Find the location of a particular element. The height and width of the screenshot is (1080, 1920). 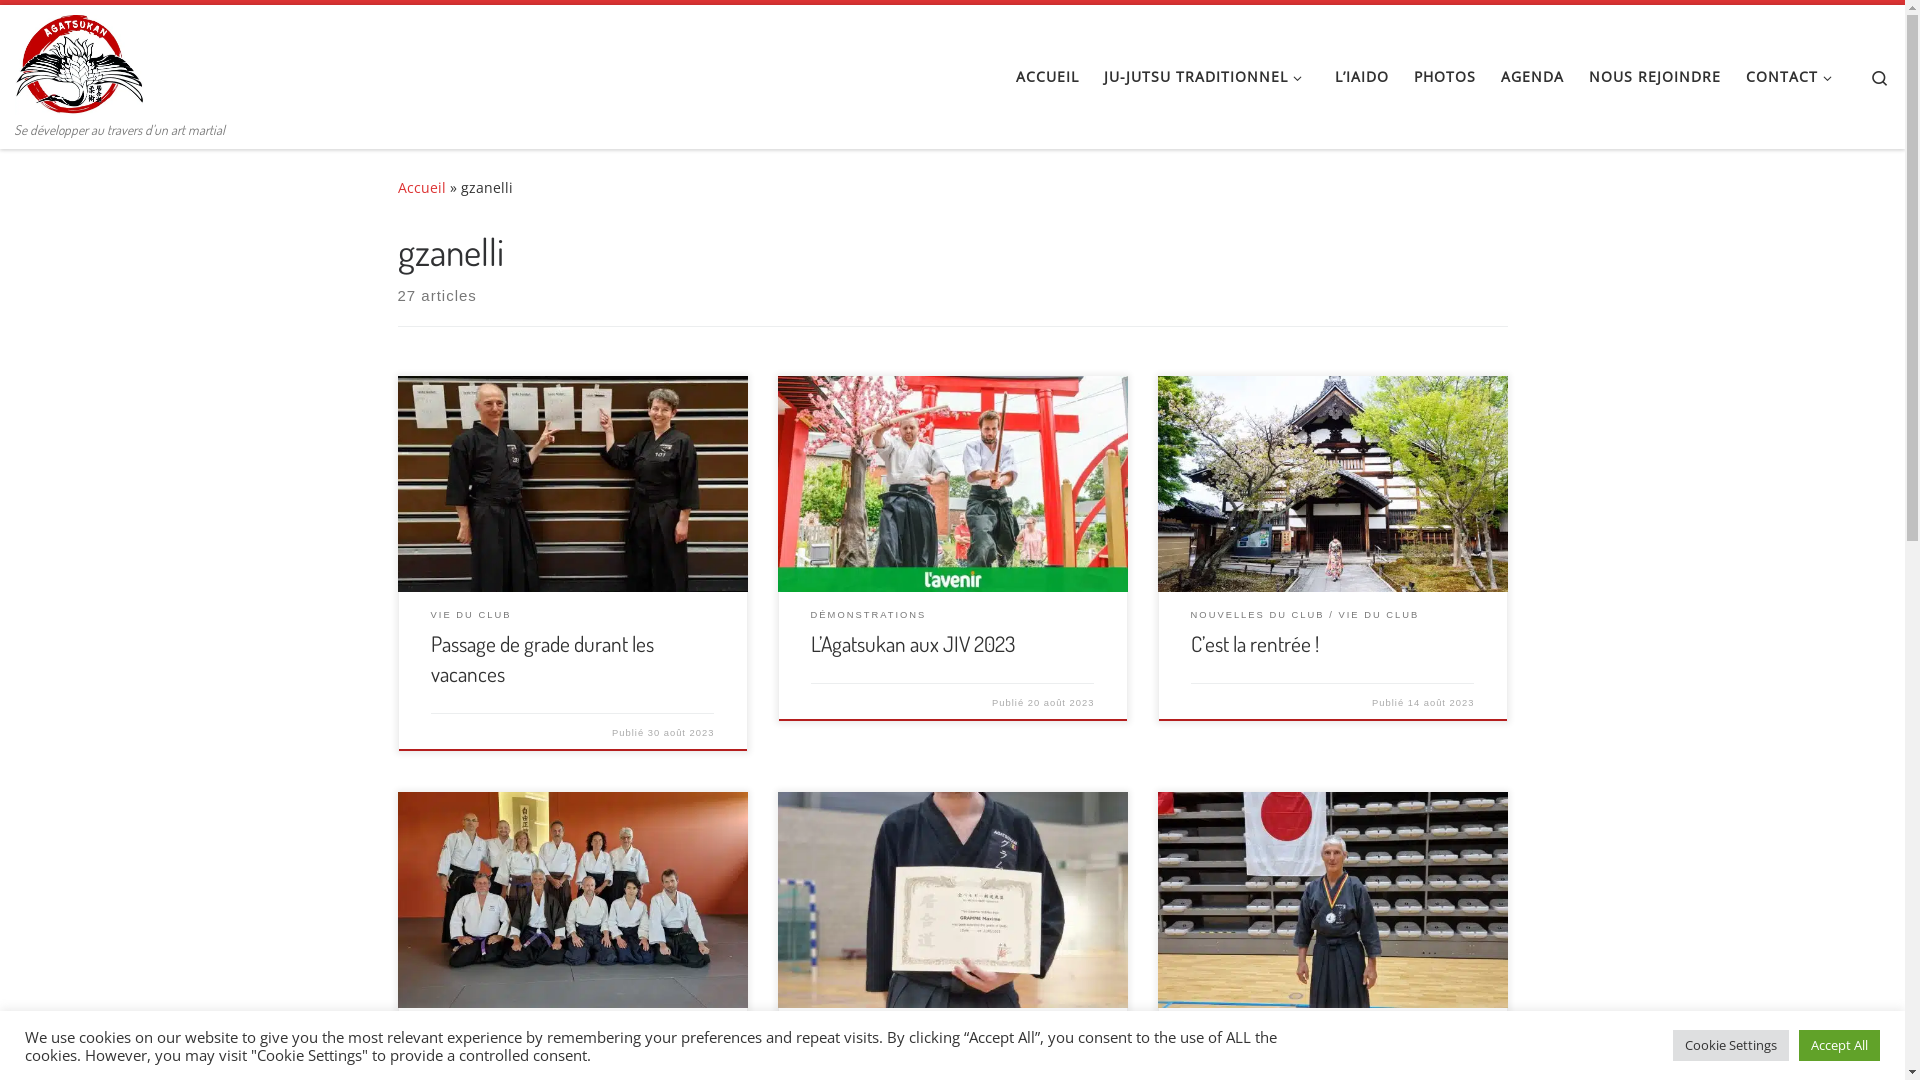

'JU-JUTSU TRADITIONNEL' is located at coordinates (1205, 76).